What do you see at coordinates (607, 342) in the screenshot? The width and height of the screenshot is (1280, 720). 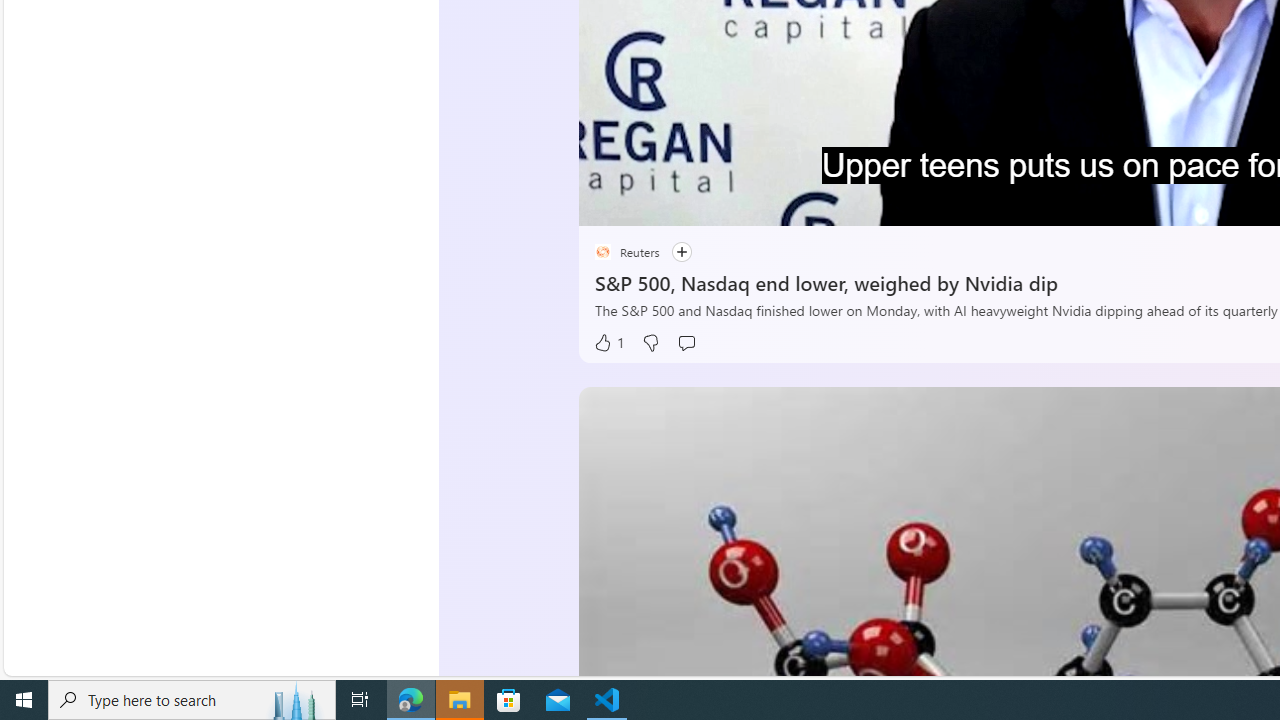 I see `'1 Like'` at bounding box center [607, 342].